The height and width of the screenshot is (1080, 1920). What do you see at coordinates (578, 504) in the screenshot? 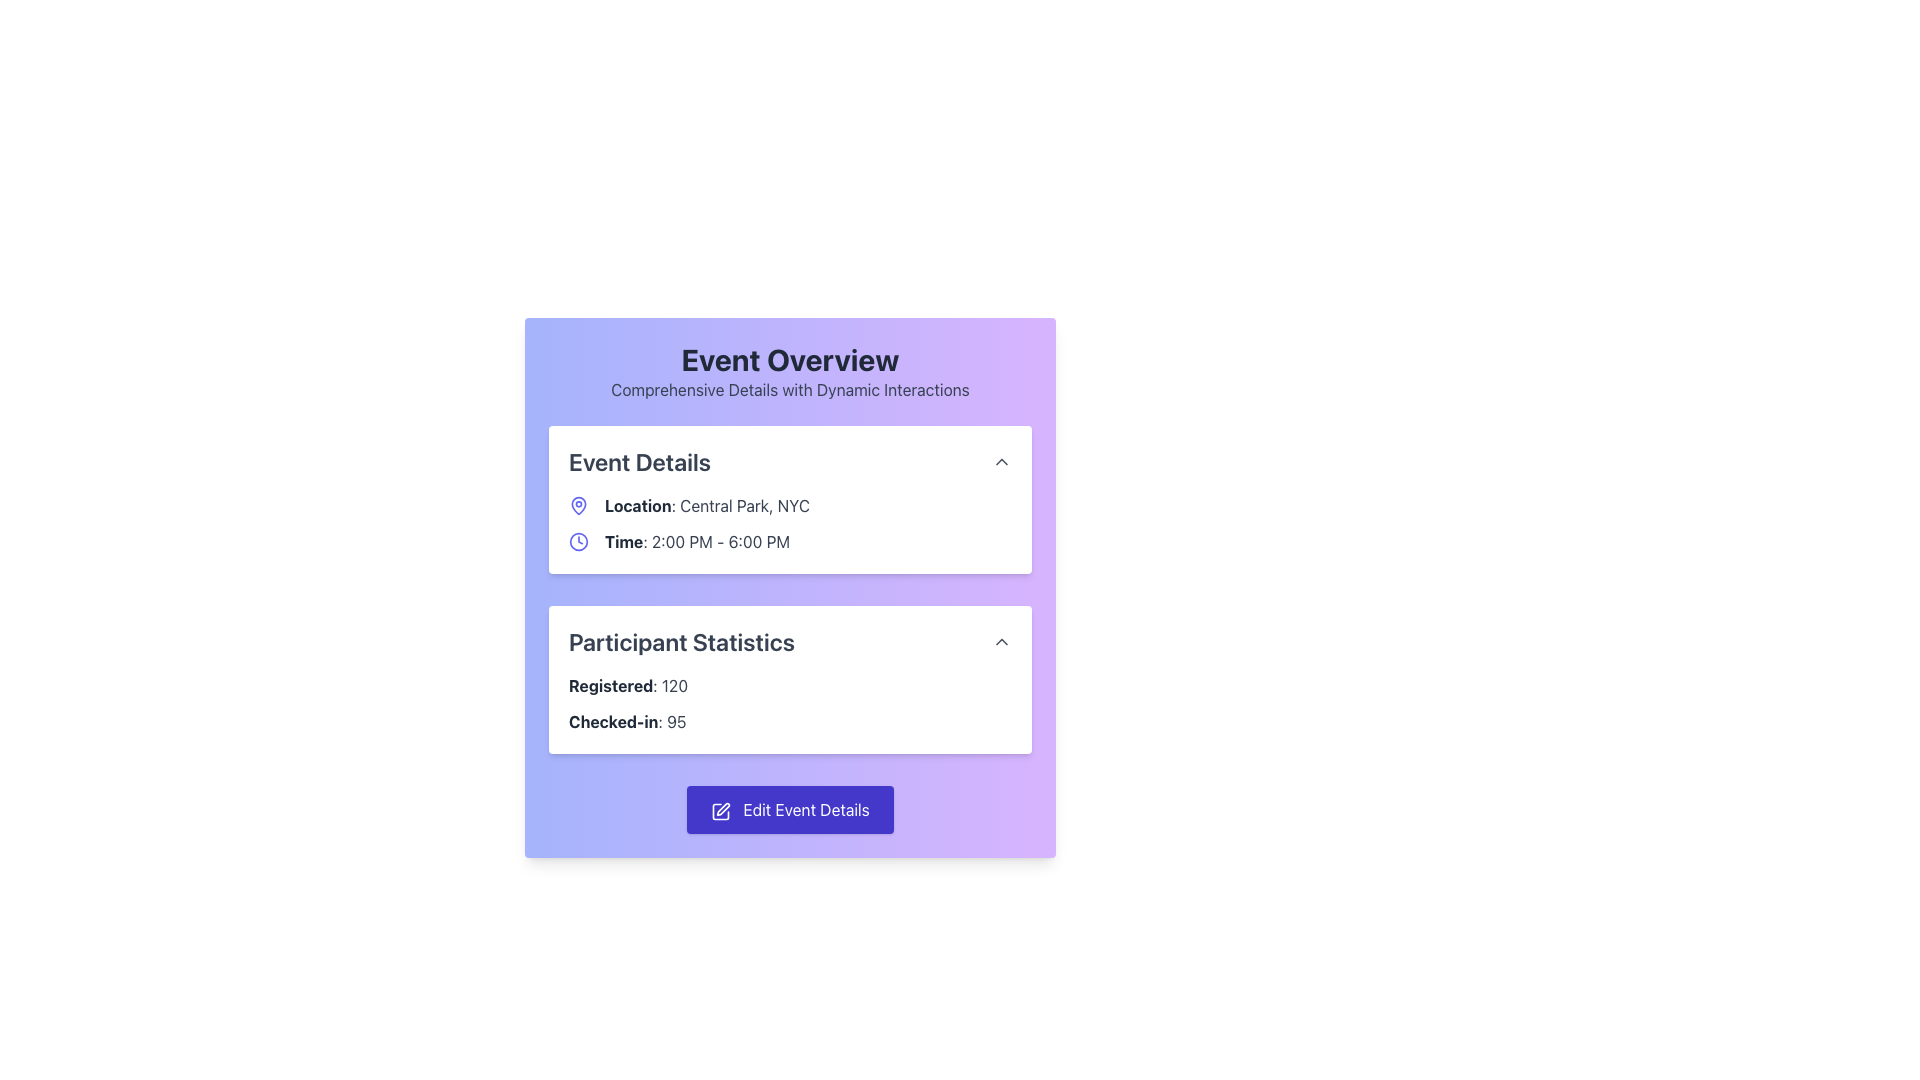
I see `the location icon associated with the 'Location' label in the 'Event Details' card` at bounding box center [578, 504].